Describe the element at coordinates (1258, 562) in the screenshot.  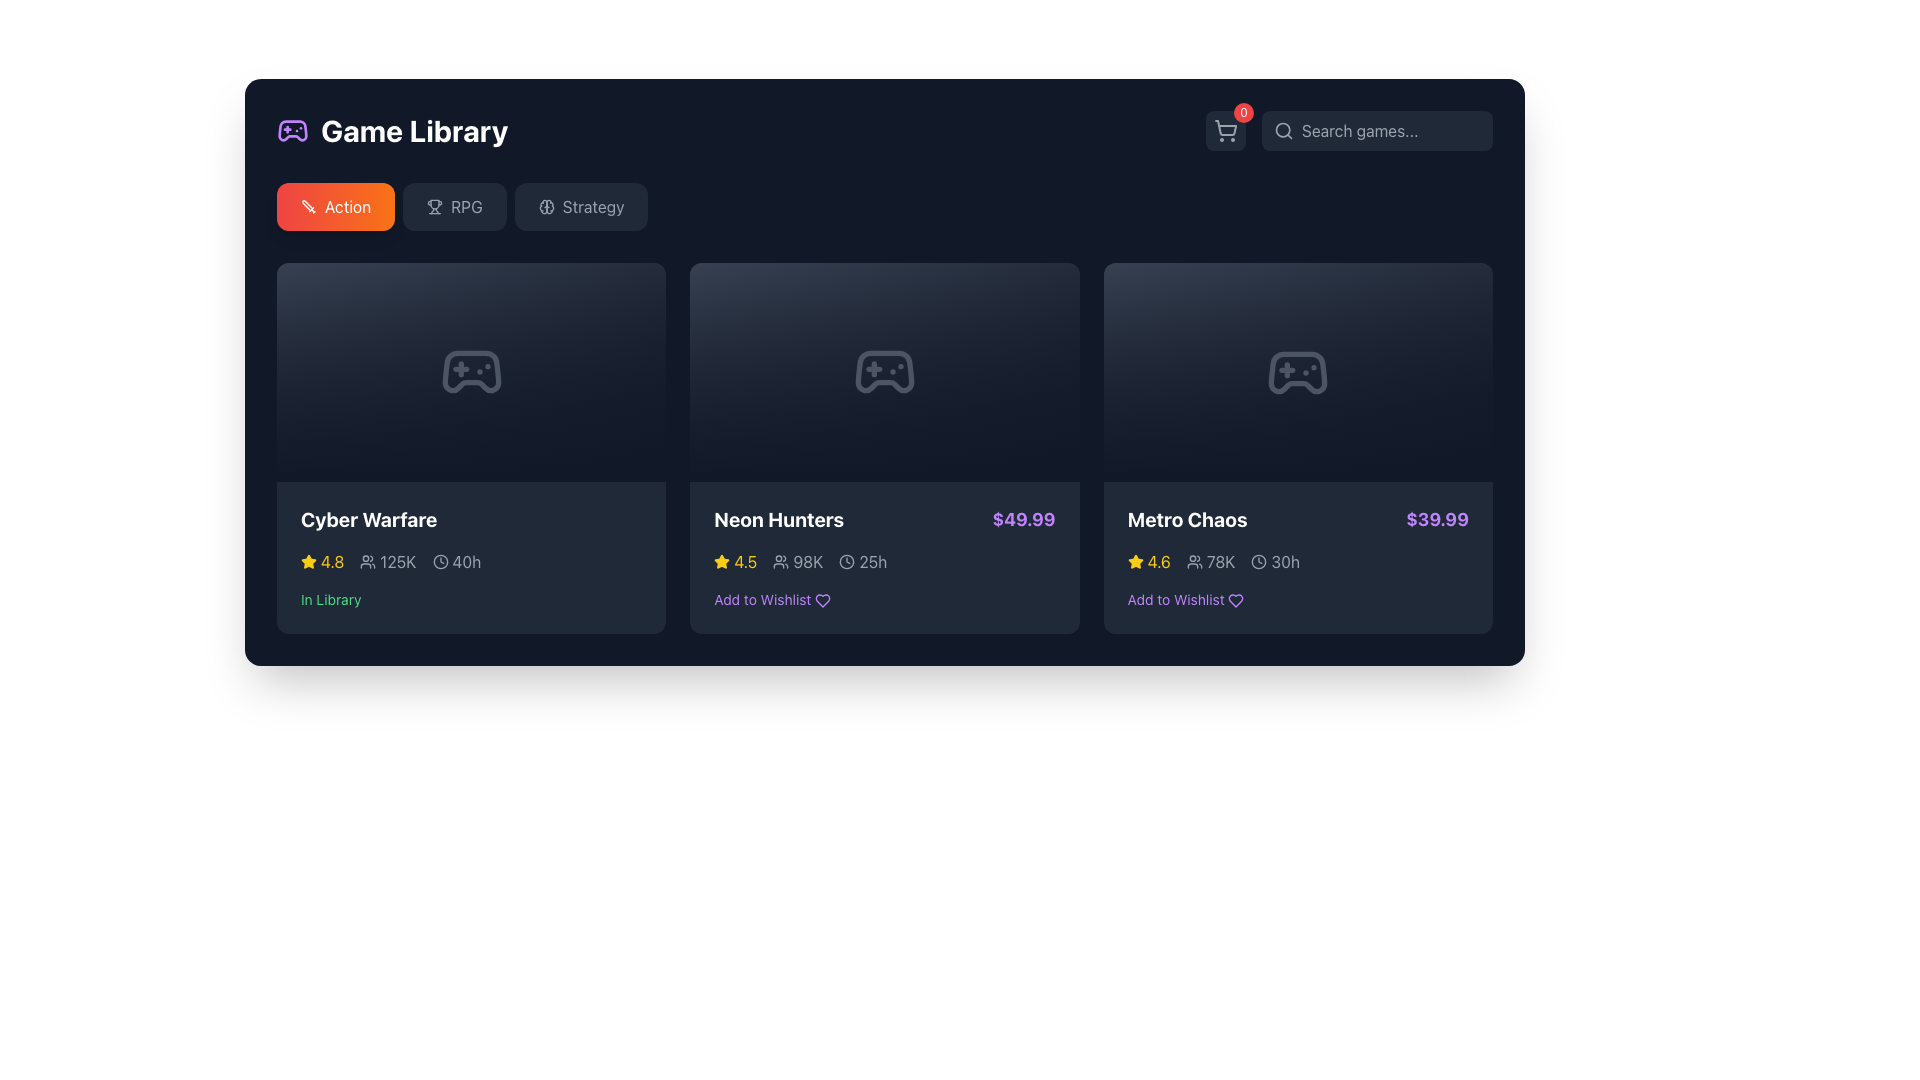
I see `the clock icon, which is a gray SVG graphic with a circular outline and clock hands, located in the lower-right section of the 'Metro Chaos' game card, to the left of the text '30h'` at that location.